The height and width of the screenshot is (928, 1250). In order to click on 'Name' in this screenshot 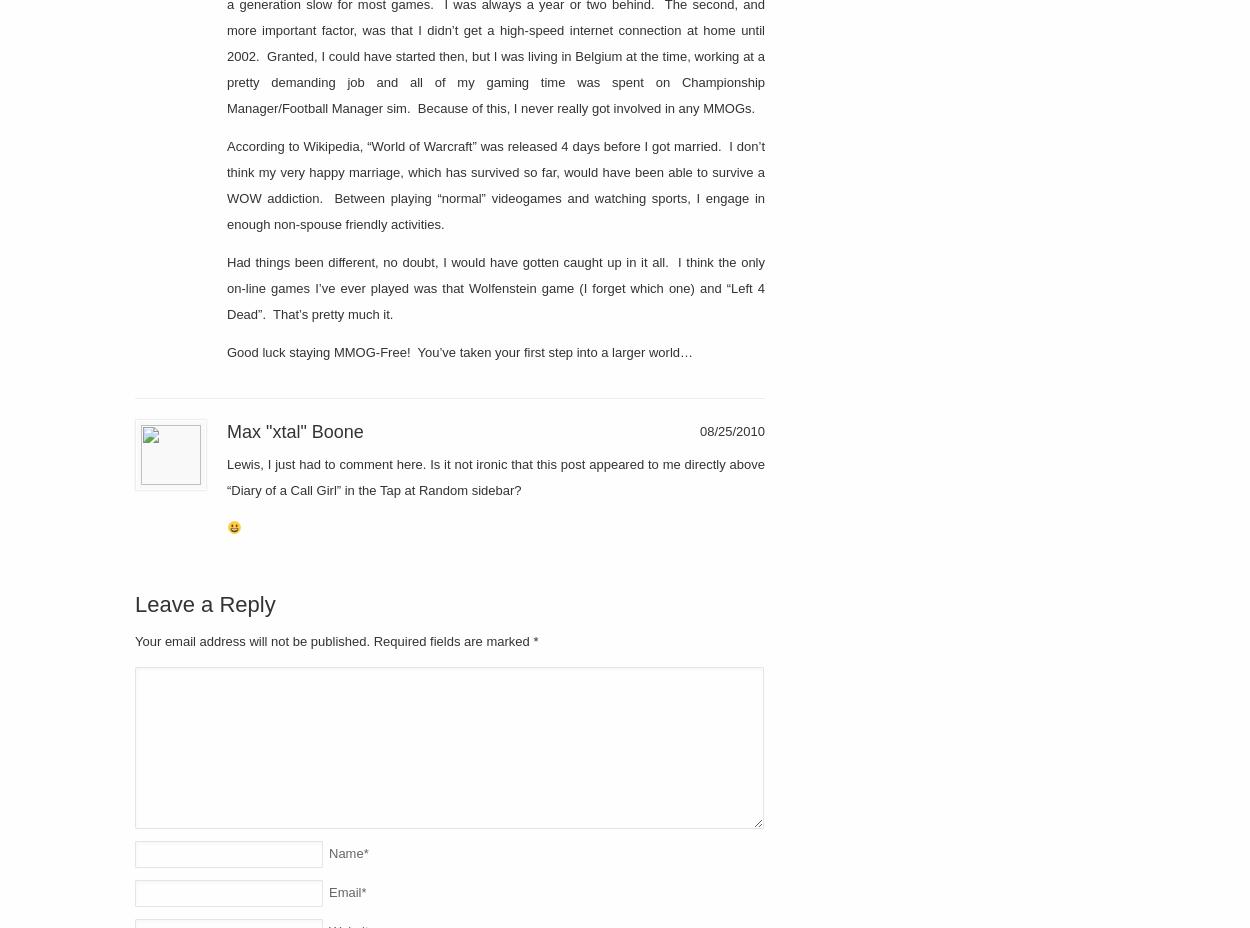, I will do `click(345, 853)`.